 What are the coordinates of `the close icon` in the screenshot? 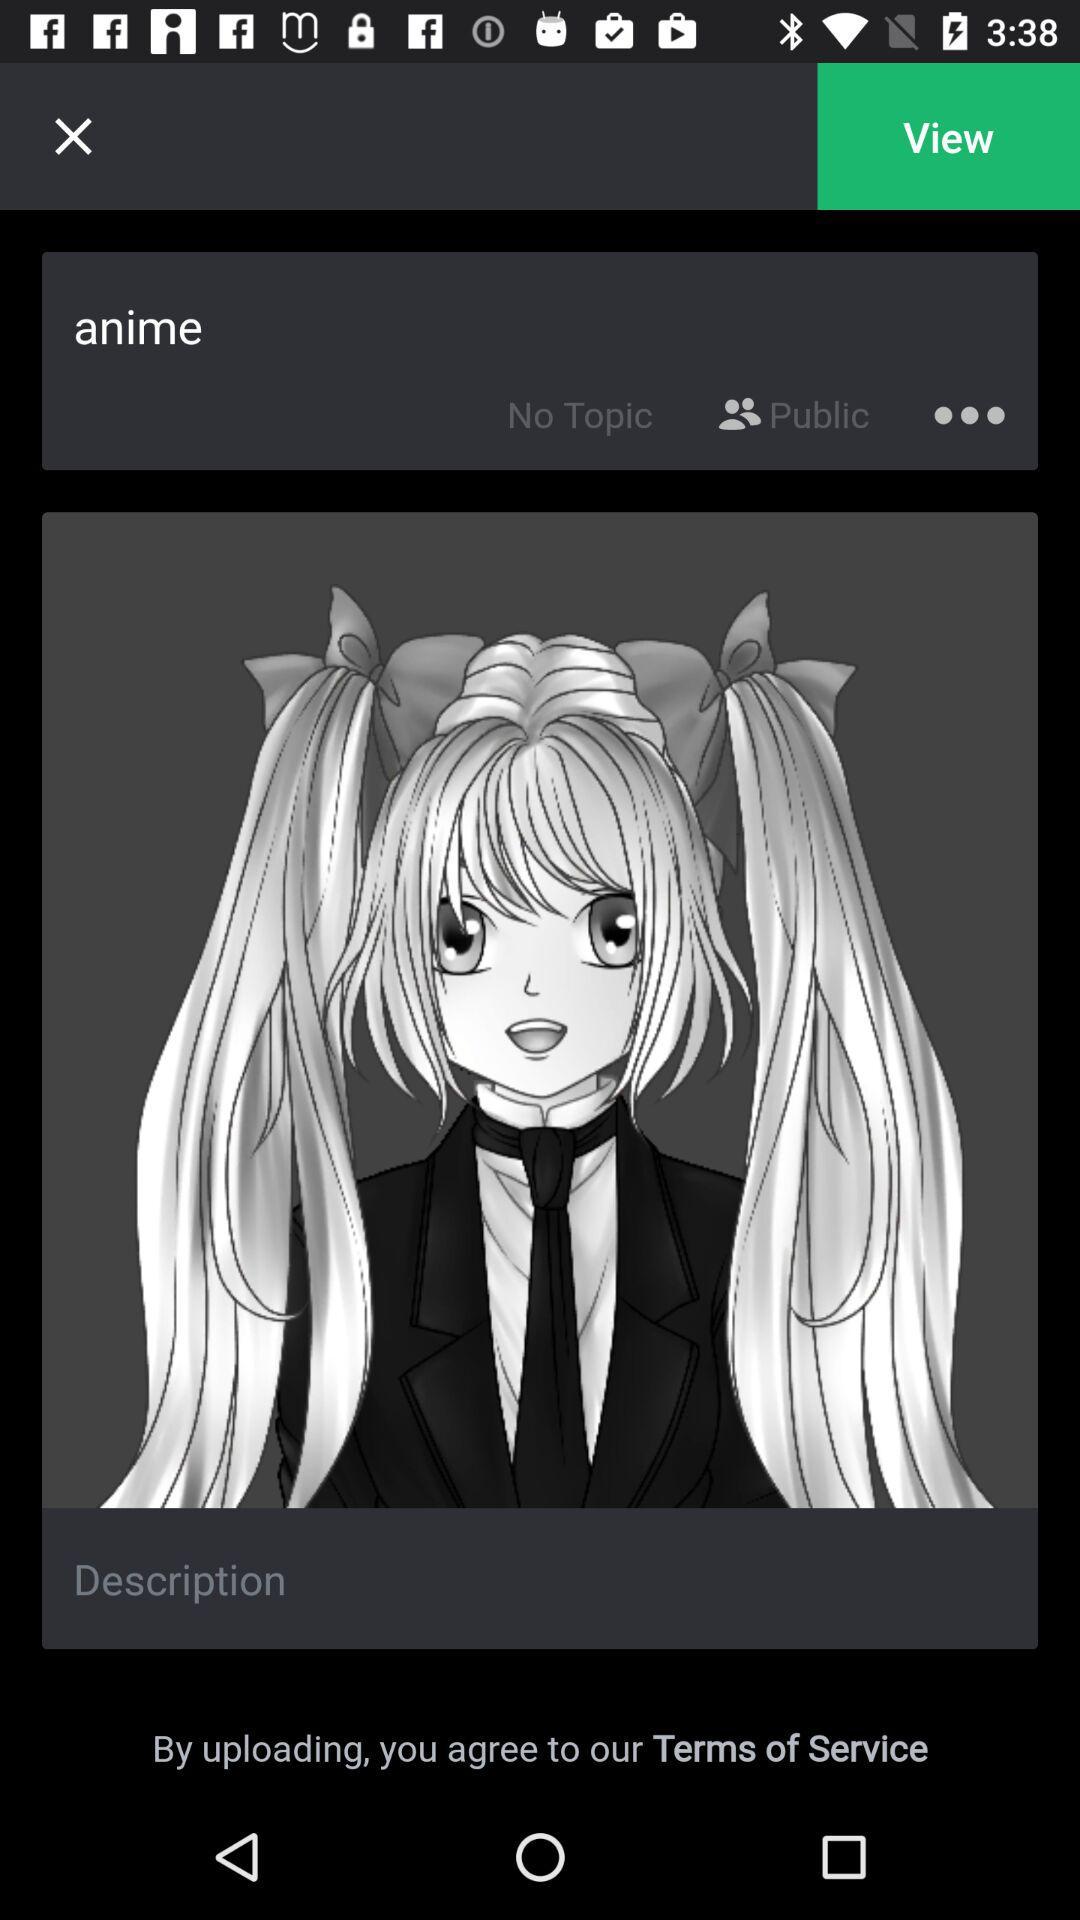 It's located at (72, 135).